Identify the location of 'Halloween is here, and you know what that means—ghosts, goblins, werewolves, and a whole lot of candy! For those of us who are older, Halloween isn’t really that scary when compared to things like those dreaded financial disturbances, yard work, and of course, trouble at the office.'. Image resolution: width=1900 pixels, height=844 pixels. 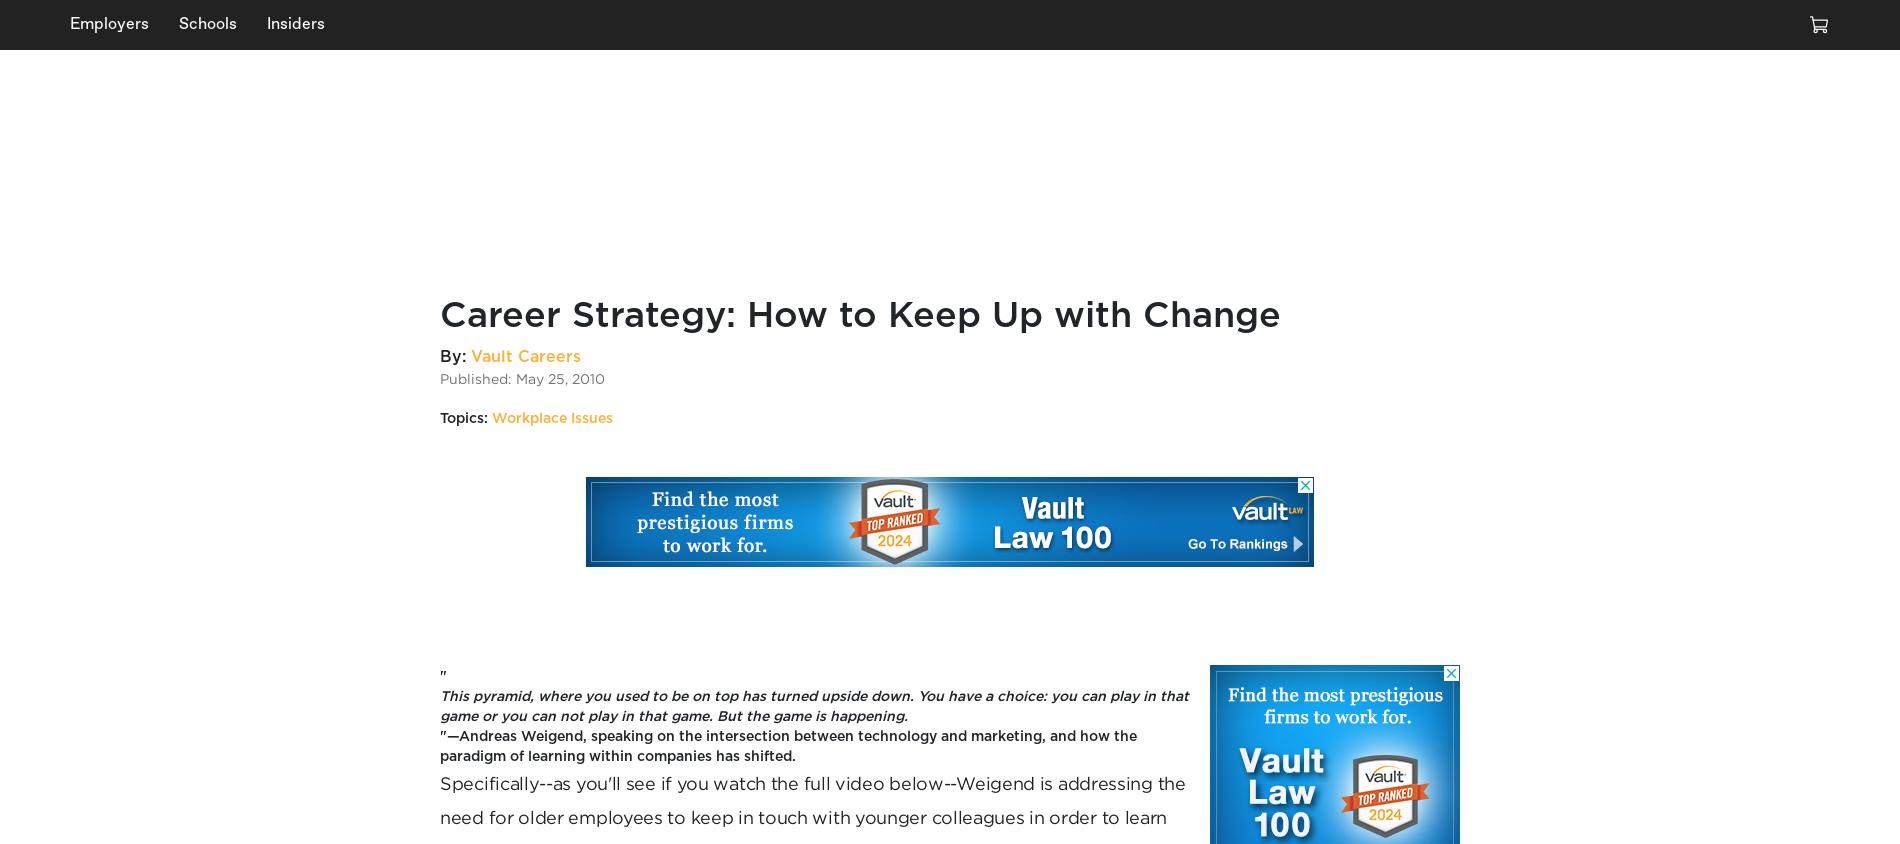
(1572, 250).